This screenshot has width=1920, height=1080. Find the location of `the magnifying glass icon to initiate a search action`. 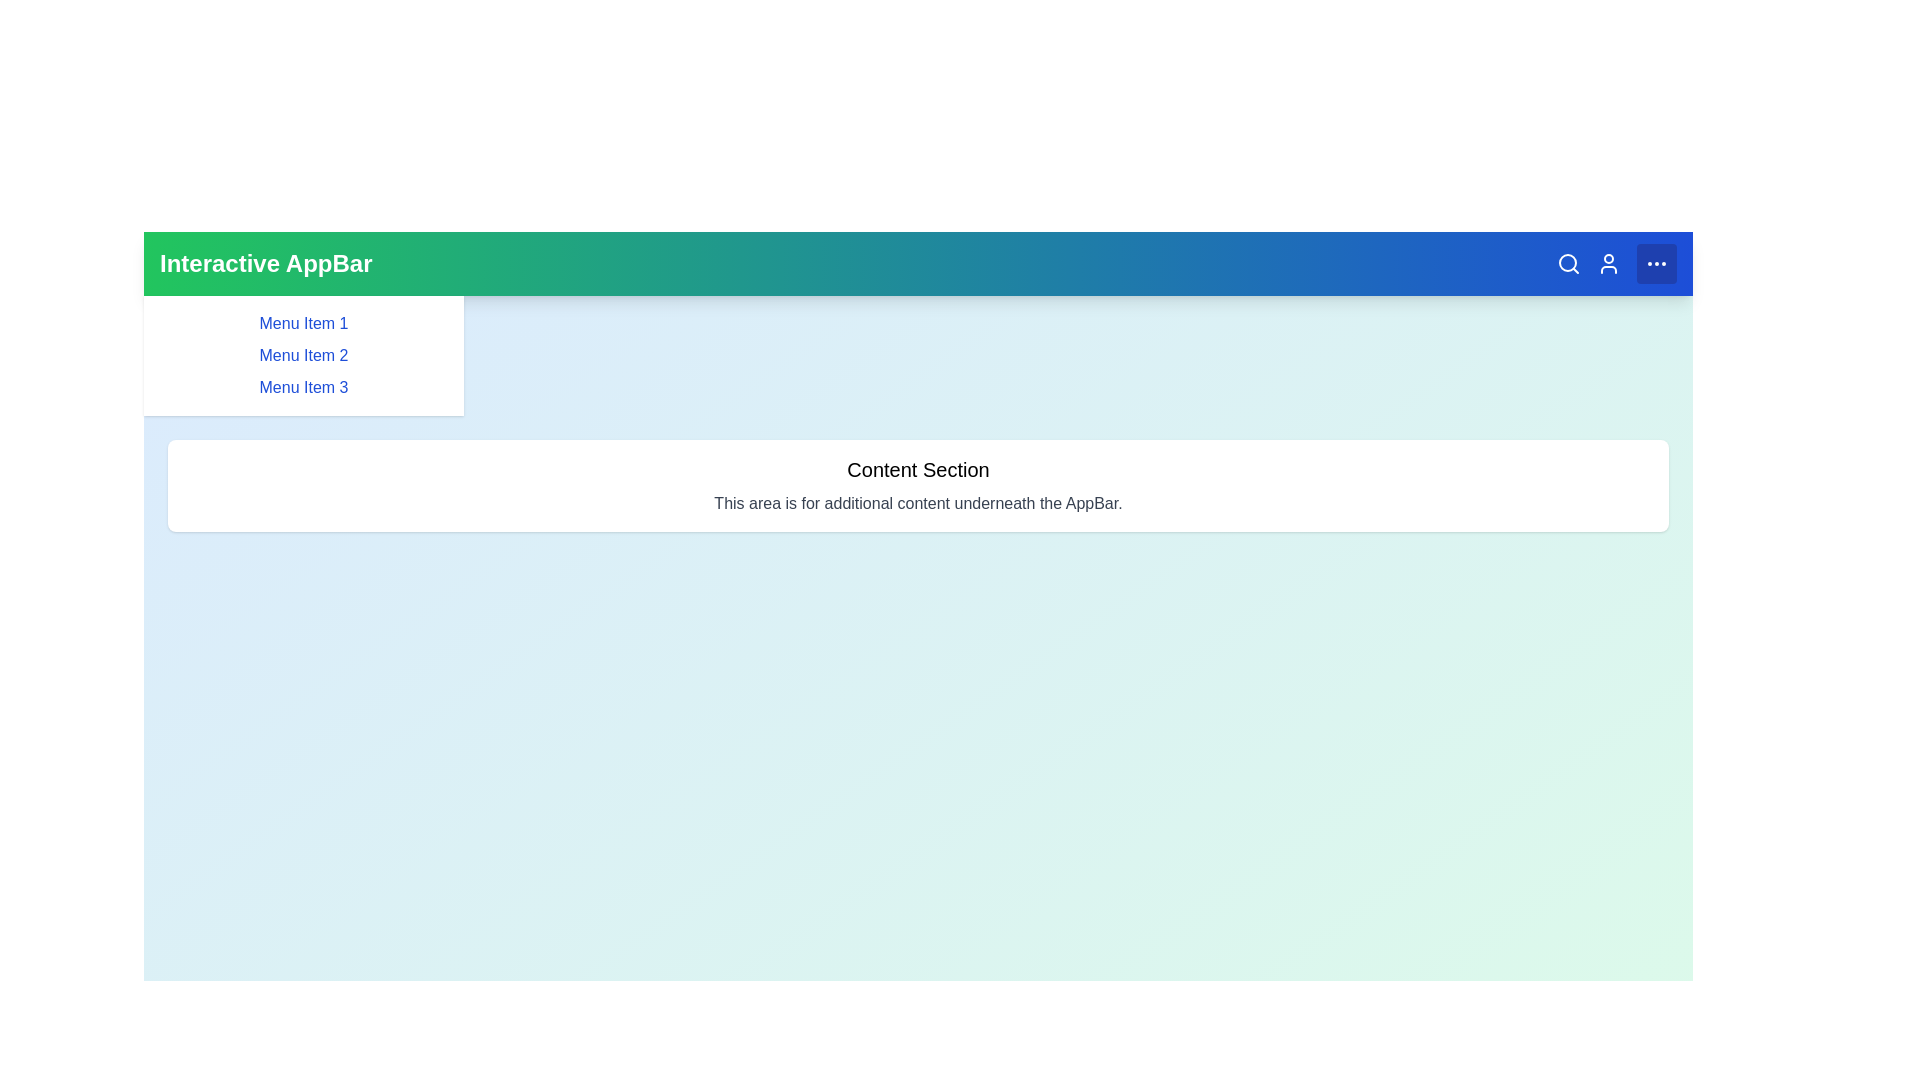

the magnifying glass icon to initiate a search action is located at coordinates (1568, 262).